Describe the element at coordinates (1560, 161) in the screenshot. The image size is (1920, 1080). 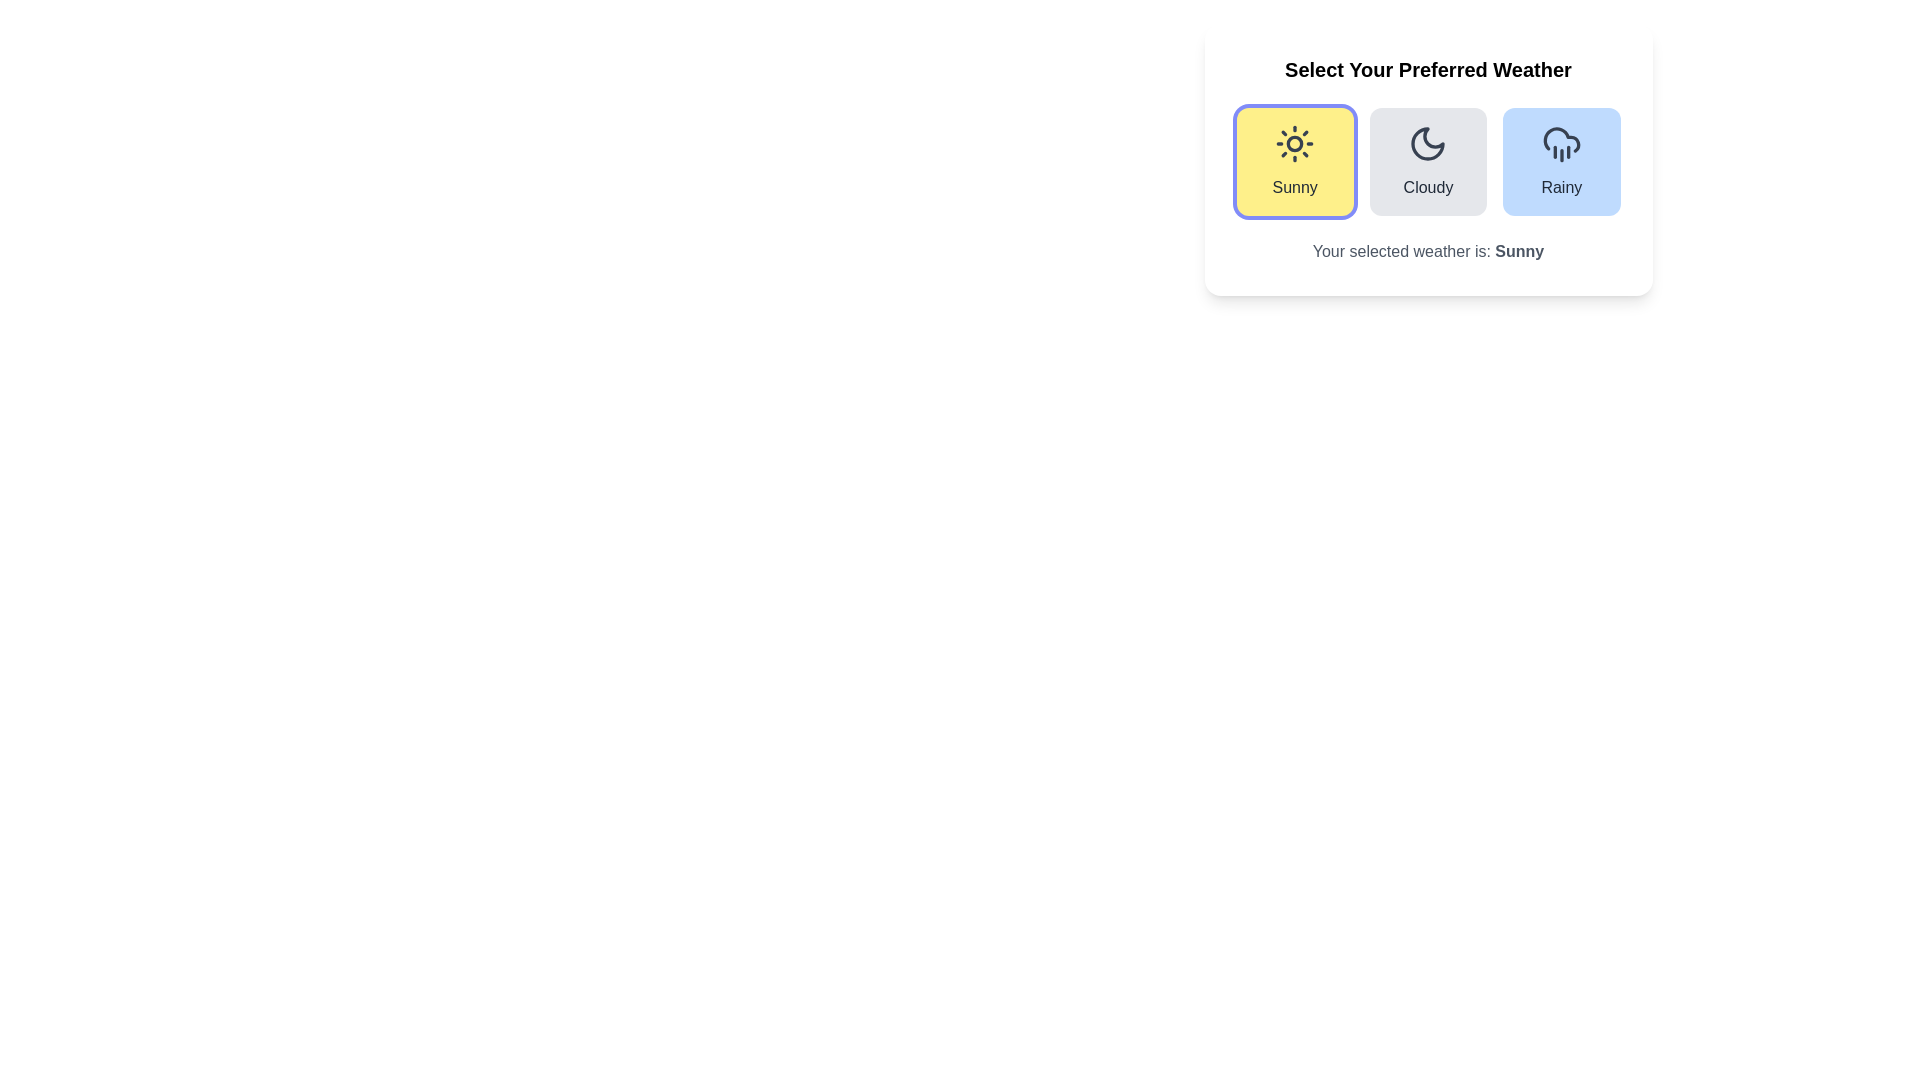
I see `the 'Rainy' weather option button located at the far right of the horizontal grid of weather preferences` at that location.